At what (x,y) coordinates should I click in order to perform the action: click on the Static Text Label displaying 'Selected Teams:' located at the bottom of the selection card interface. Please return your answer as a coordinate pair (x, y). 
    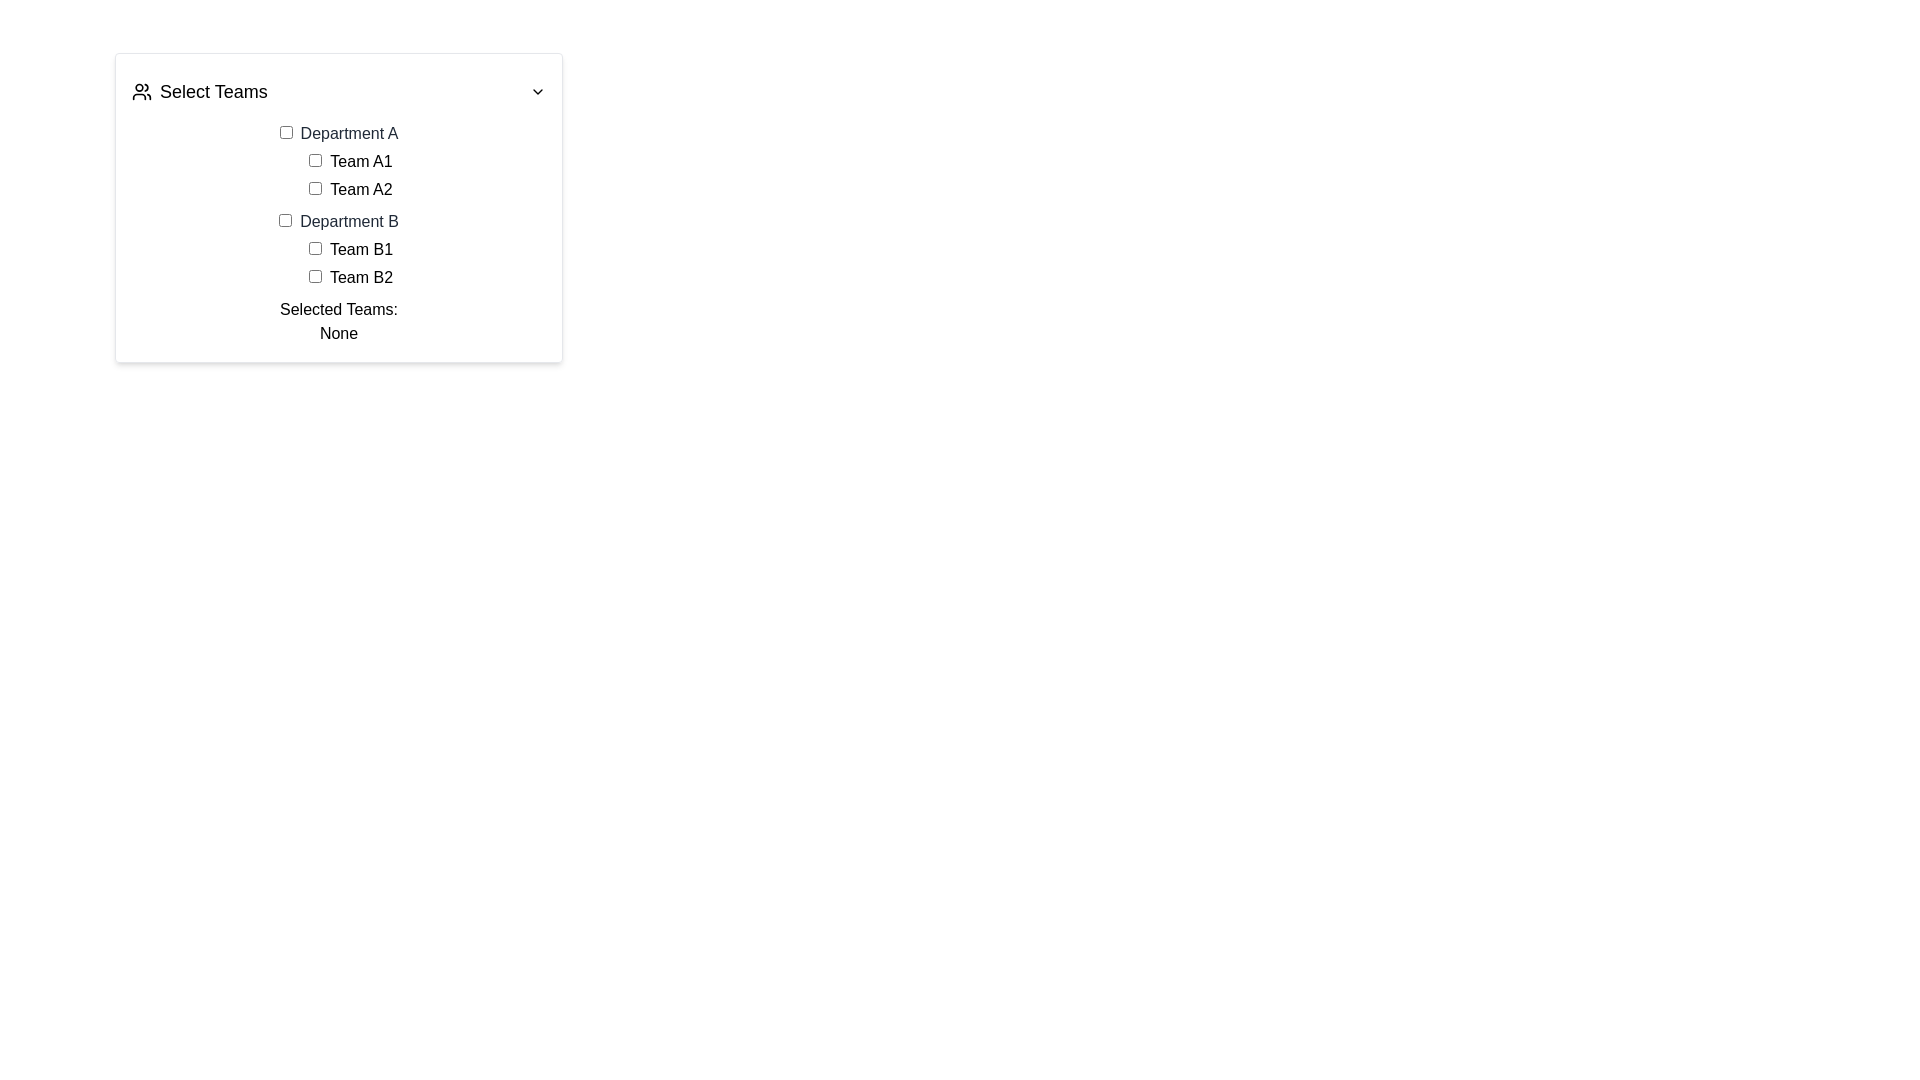
    Looking at the image, I should click on (339, 309).